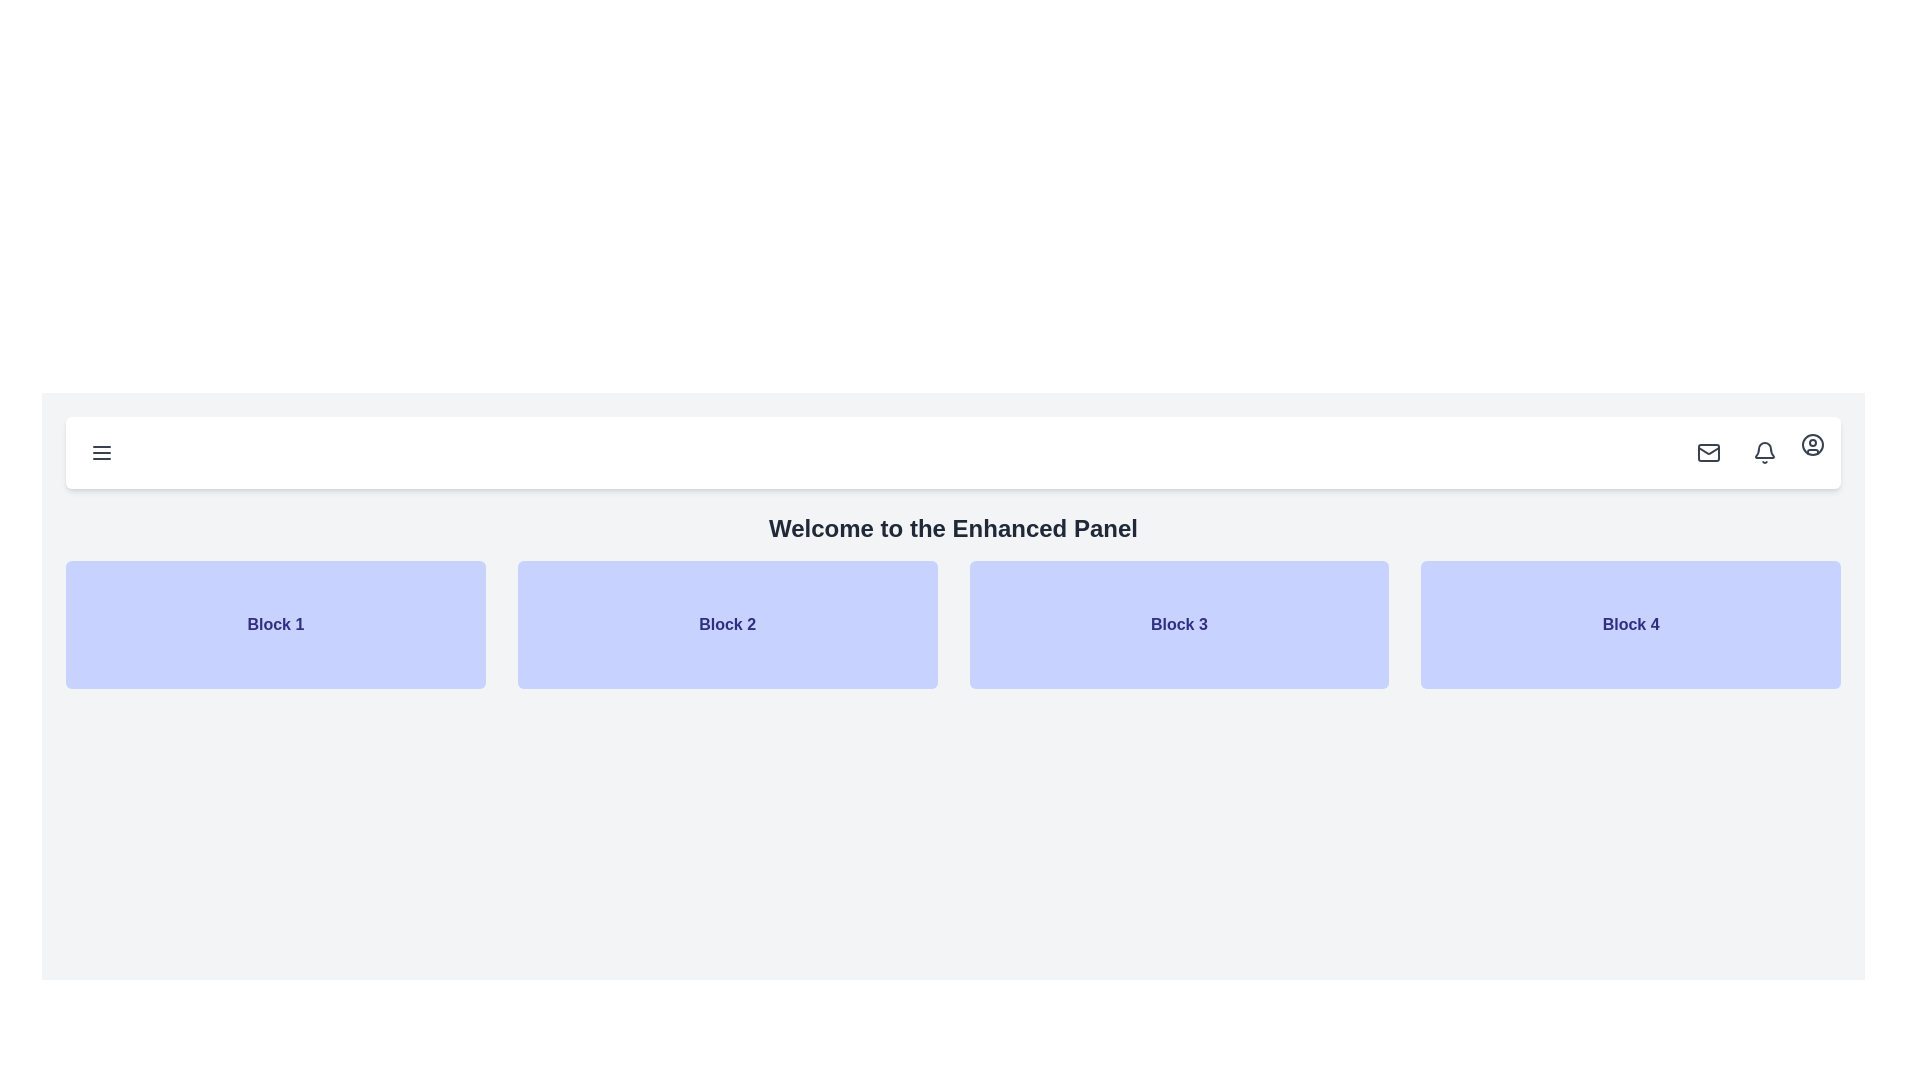 The height and width of the screenshot is (1080, 1920). Describe the element at coordinates (1813, 443) in the screenshot. I see `the innermost SVG circle located at the top-right corner of the navigation bar` at that location.